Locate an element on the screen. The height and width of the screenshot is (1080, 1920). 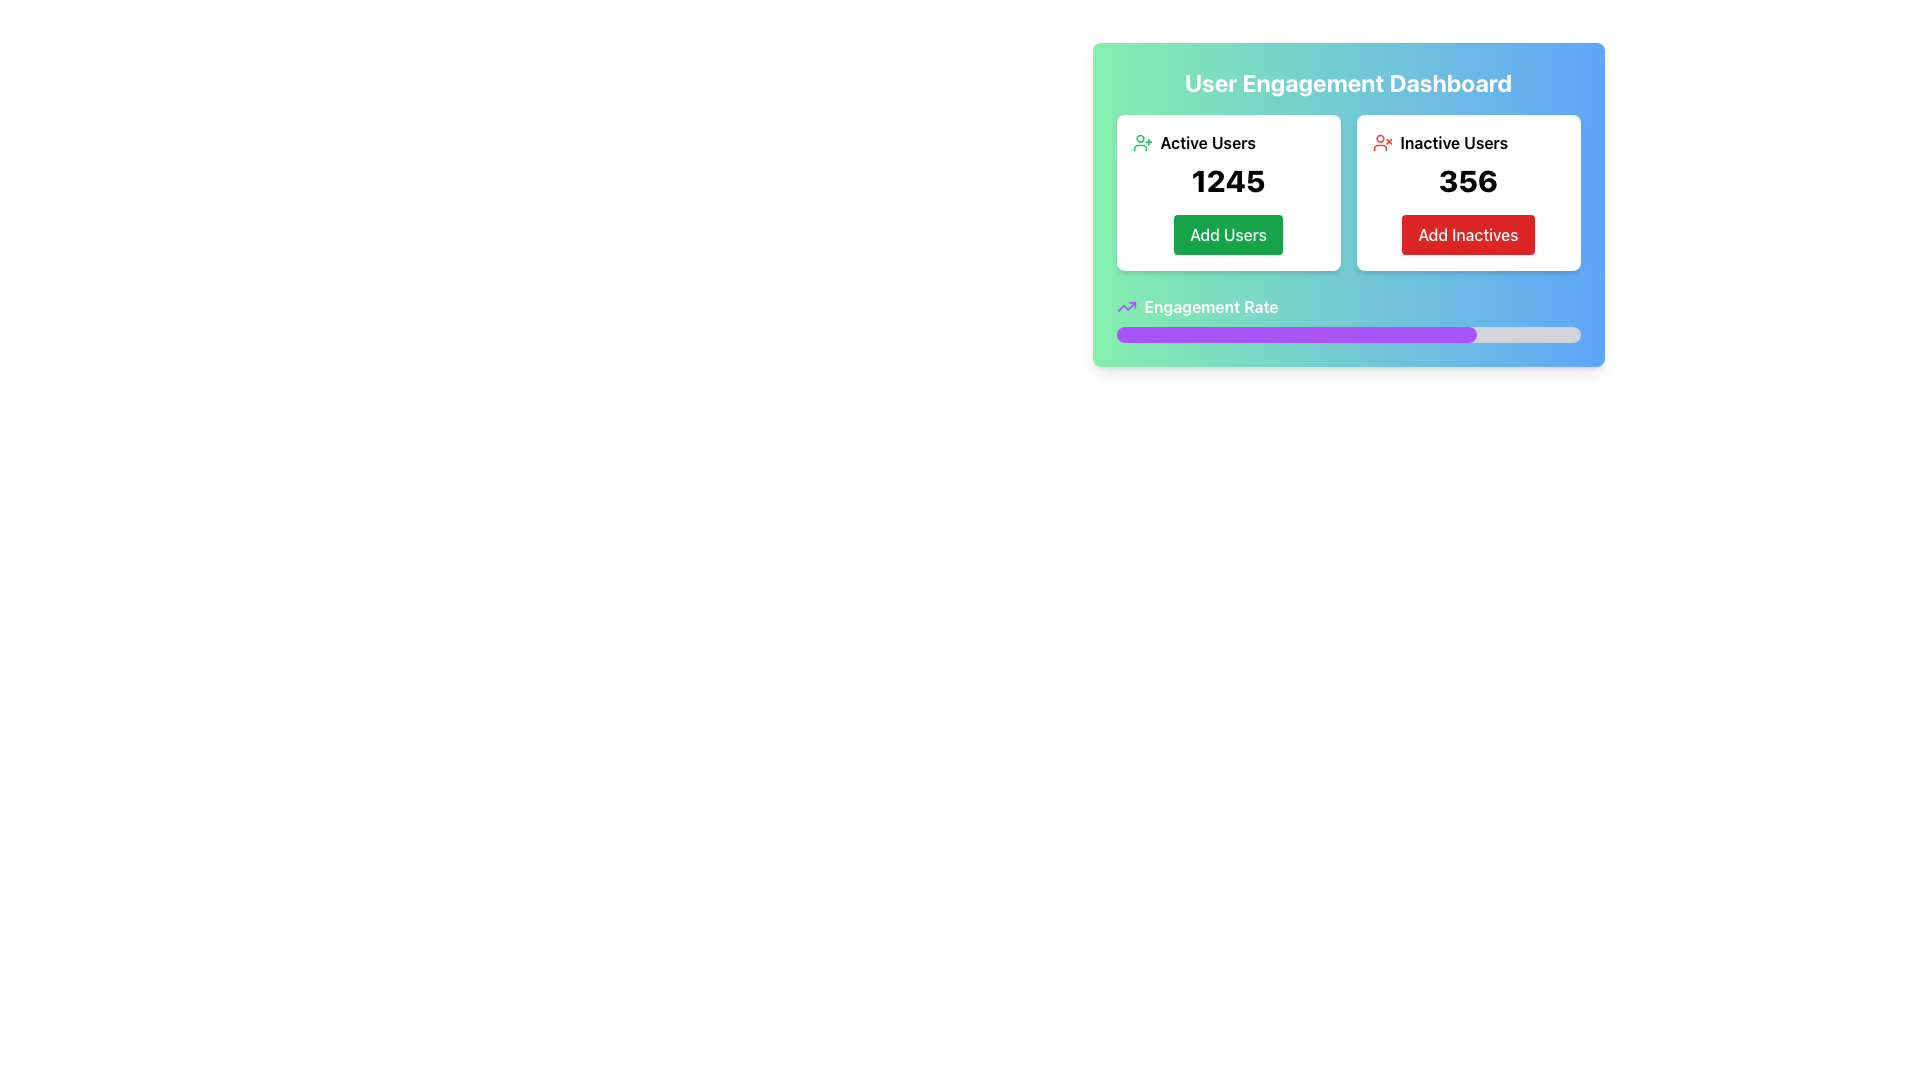
the upward trending arrow icon with a vibrant purple line located next to the label 'Engagement Rate' is located at coordinates (1126, 307).